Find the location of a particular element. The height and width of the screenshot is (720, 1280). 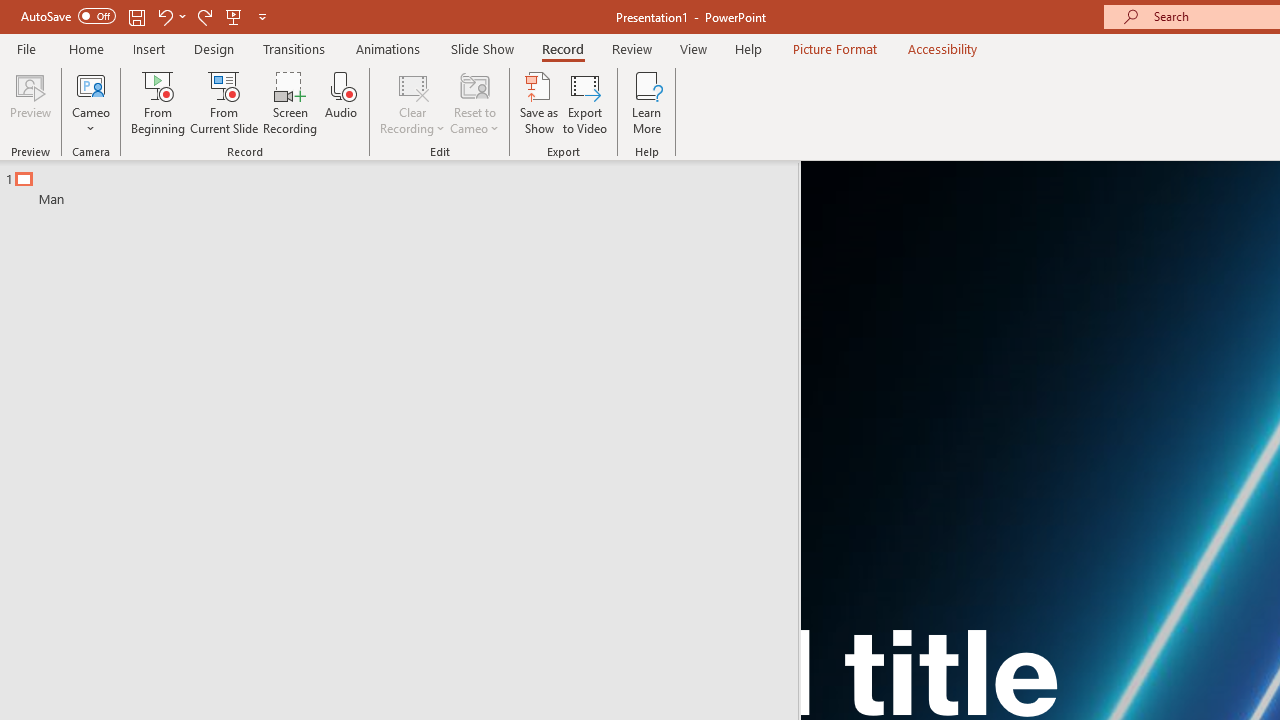

'More Options' is located at coordinates (90, 121).